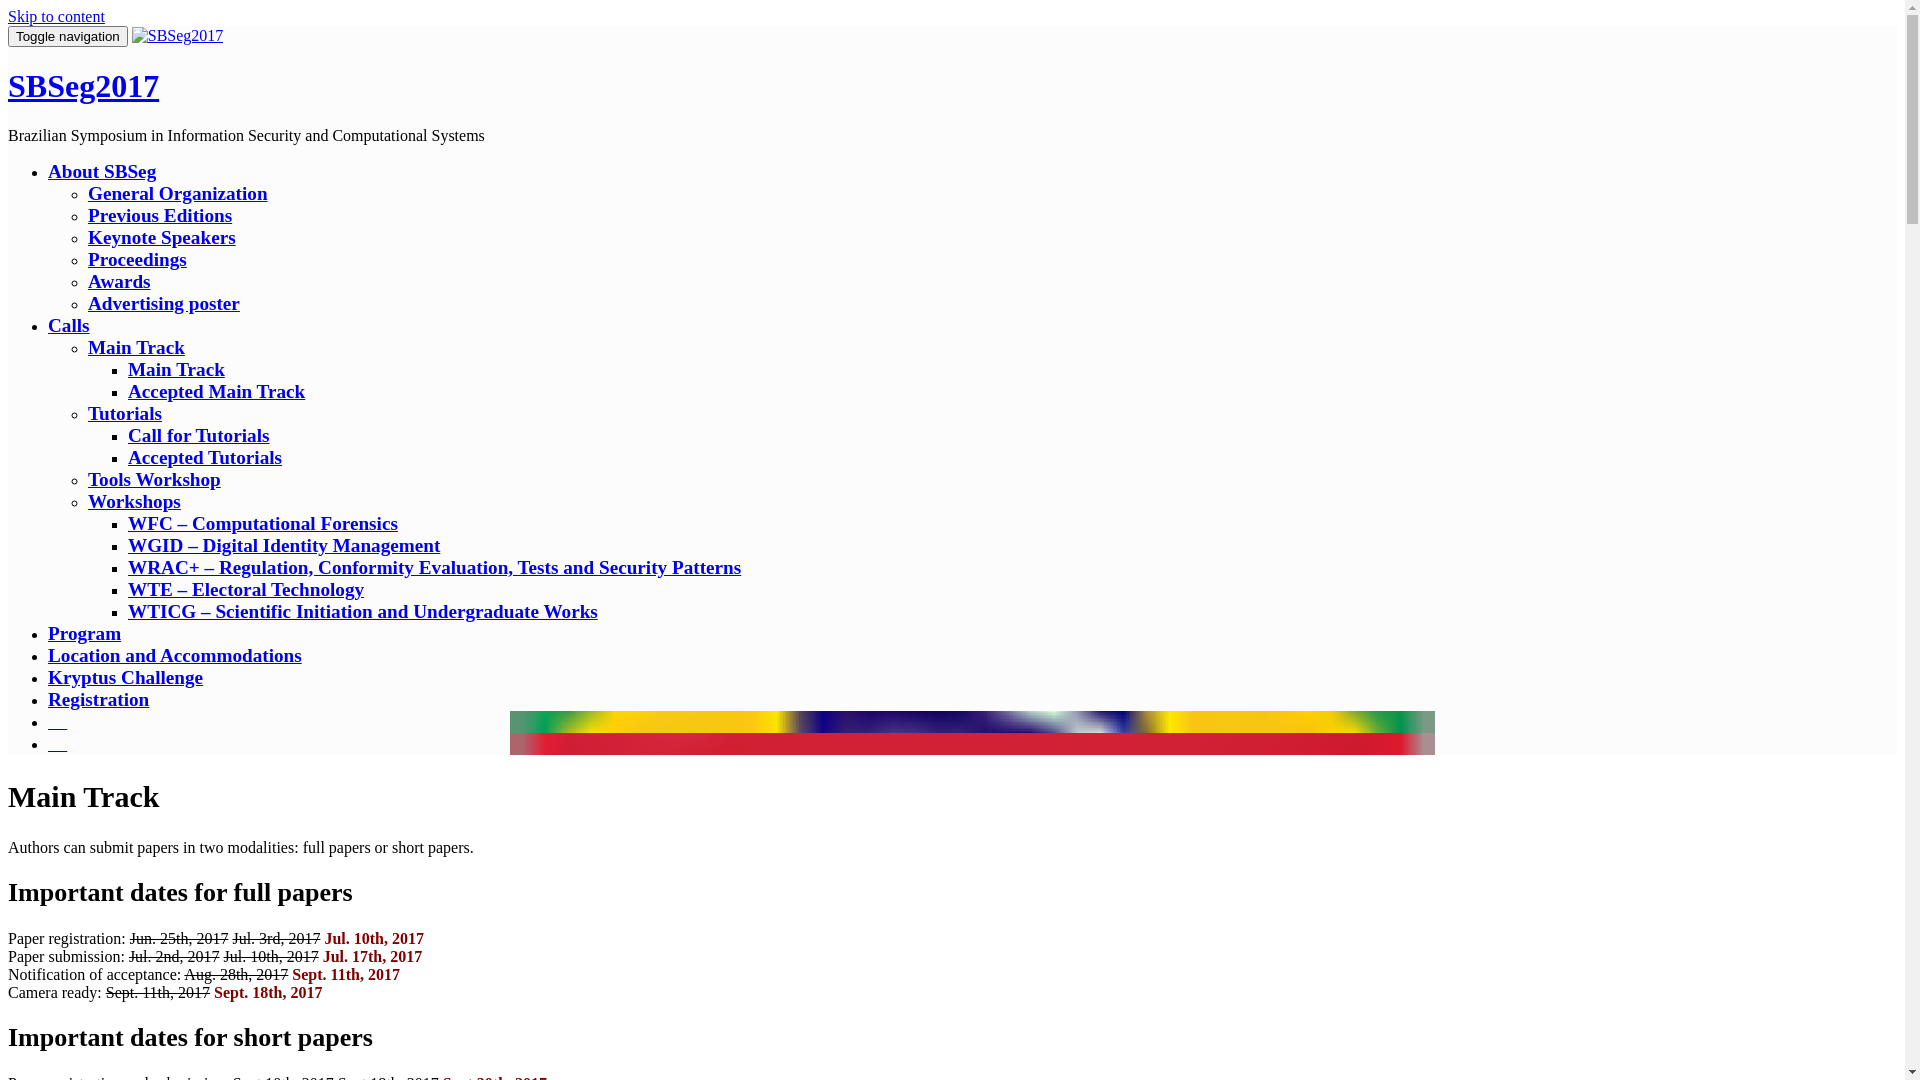 This screenshot has width=1920, height=1080. Describe the element at coordinates (153, 479) in the screenshot. I see `'Tools Workshop'` at that location.